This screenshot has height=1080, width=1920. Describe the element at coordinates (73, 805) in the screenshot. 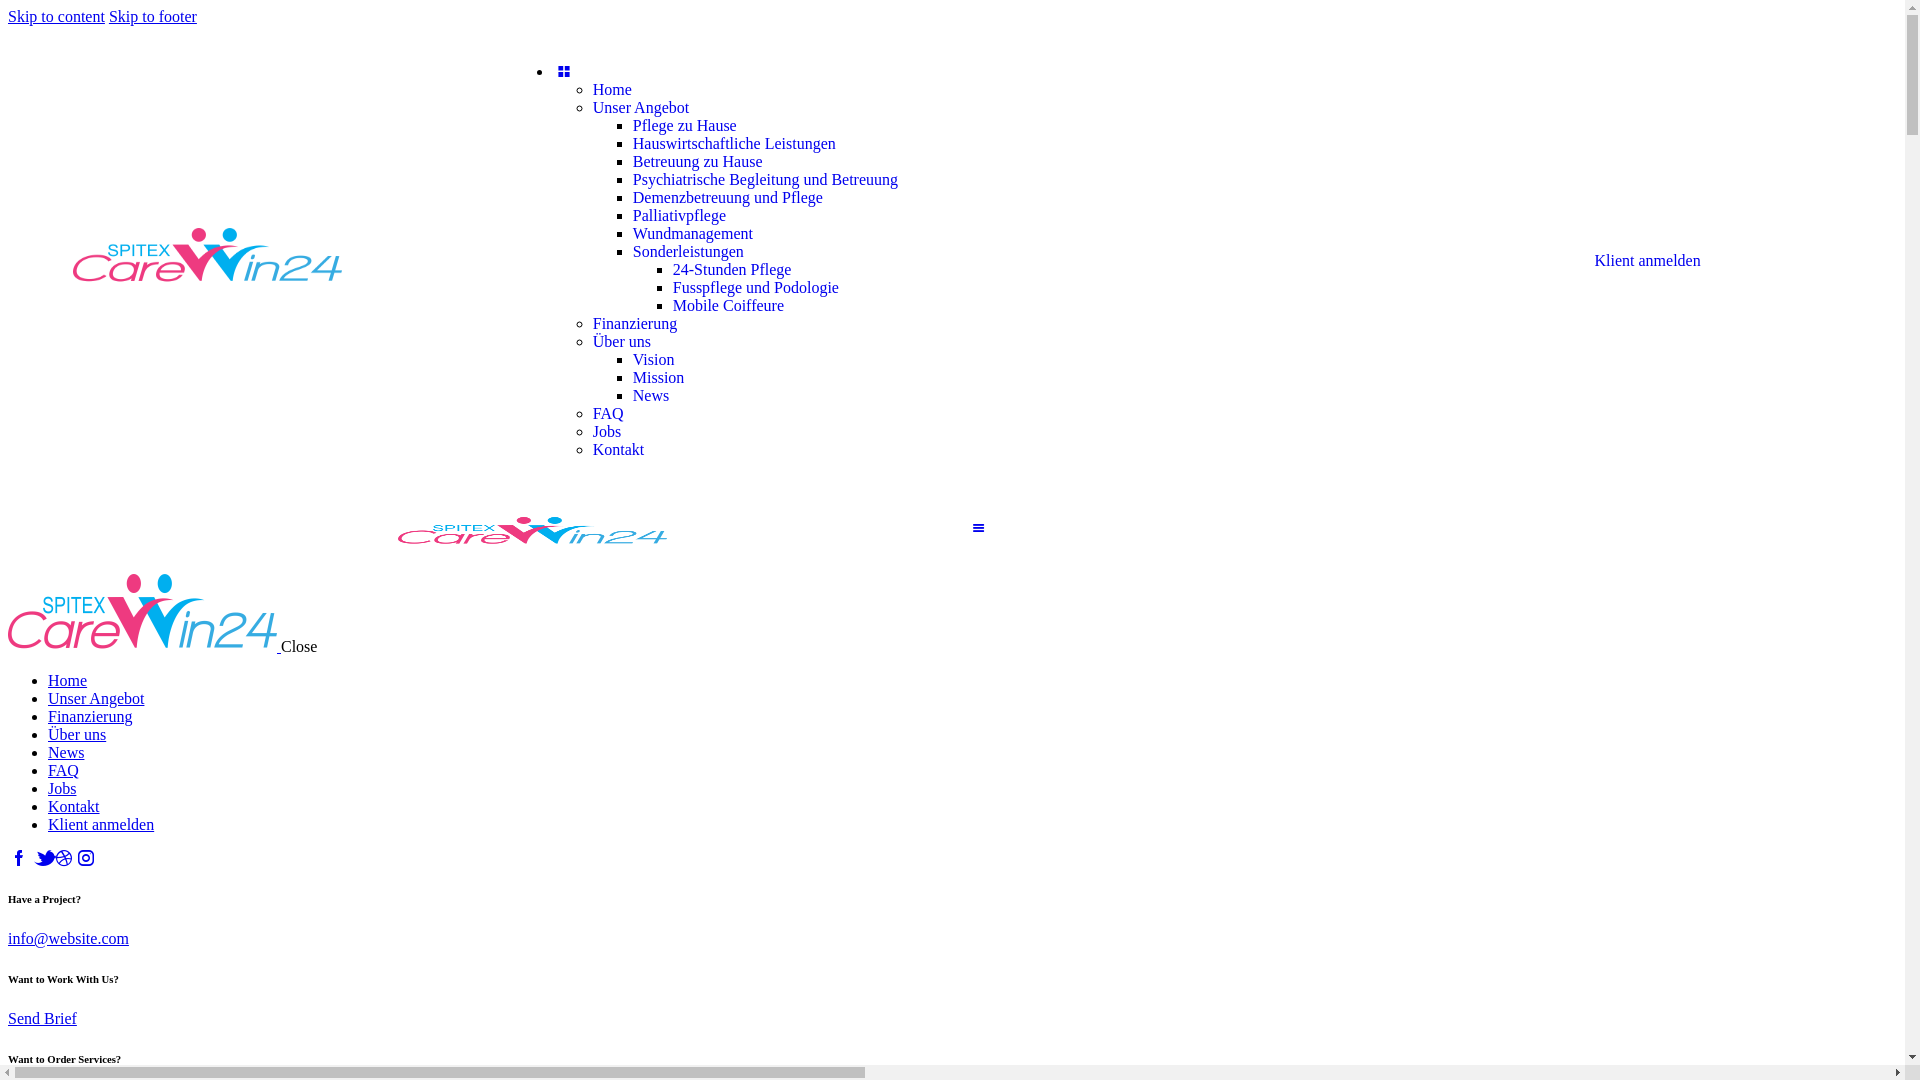

I see `'Kontakt'` at that location.